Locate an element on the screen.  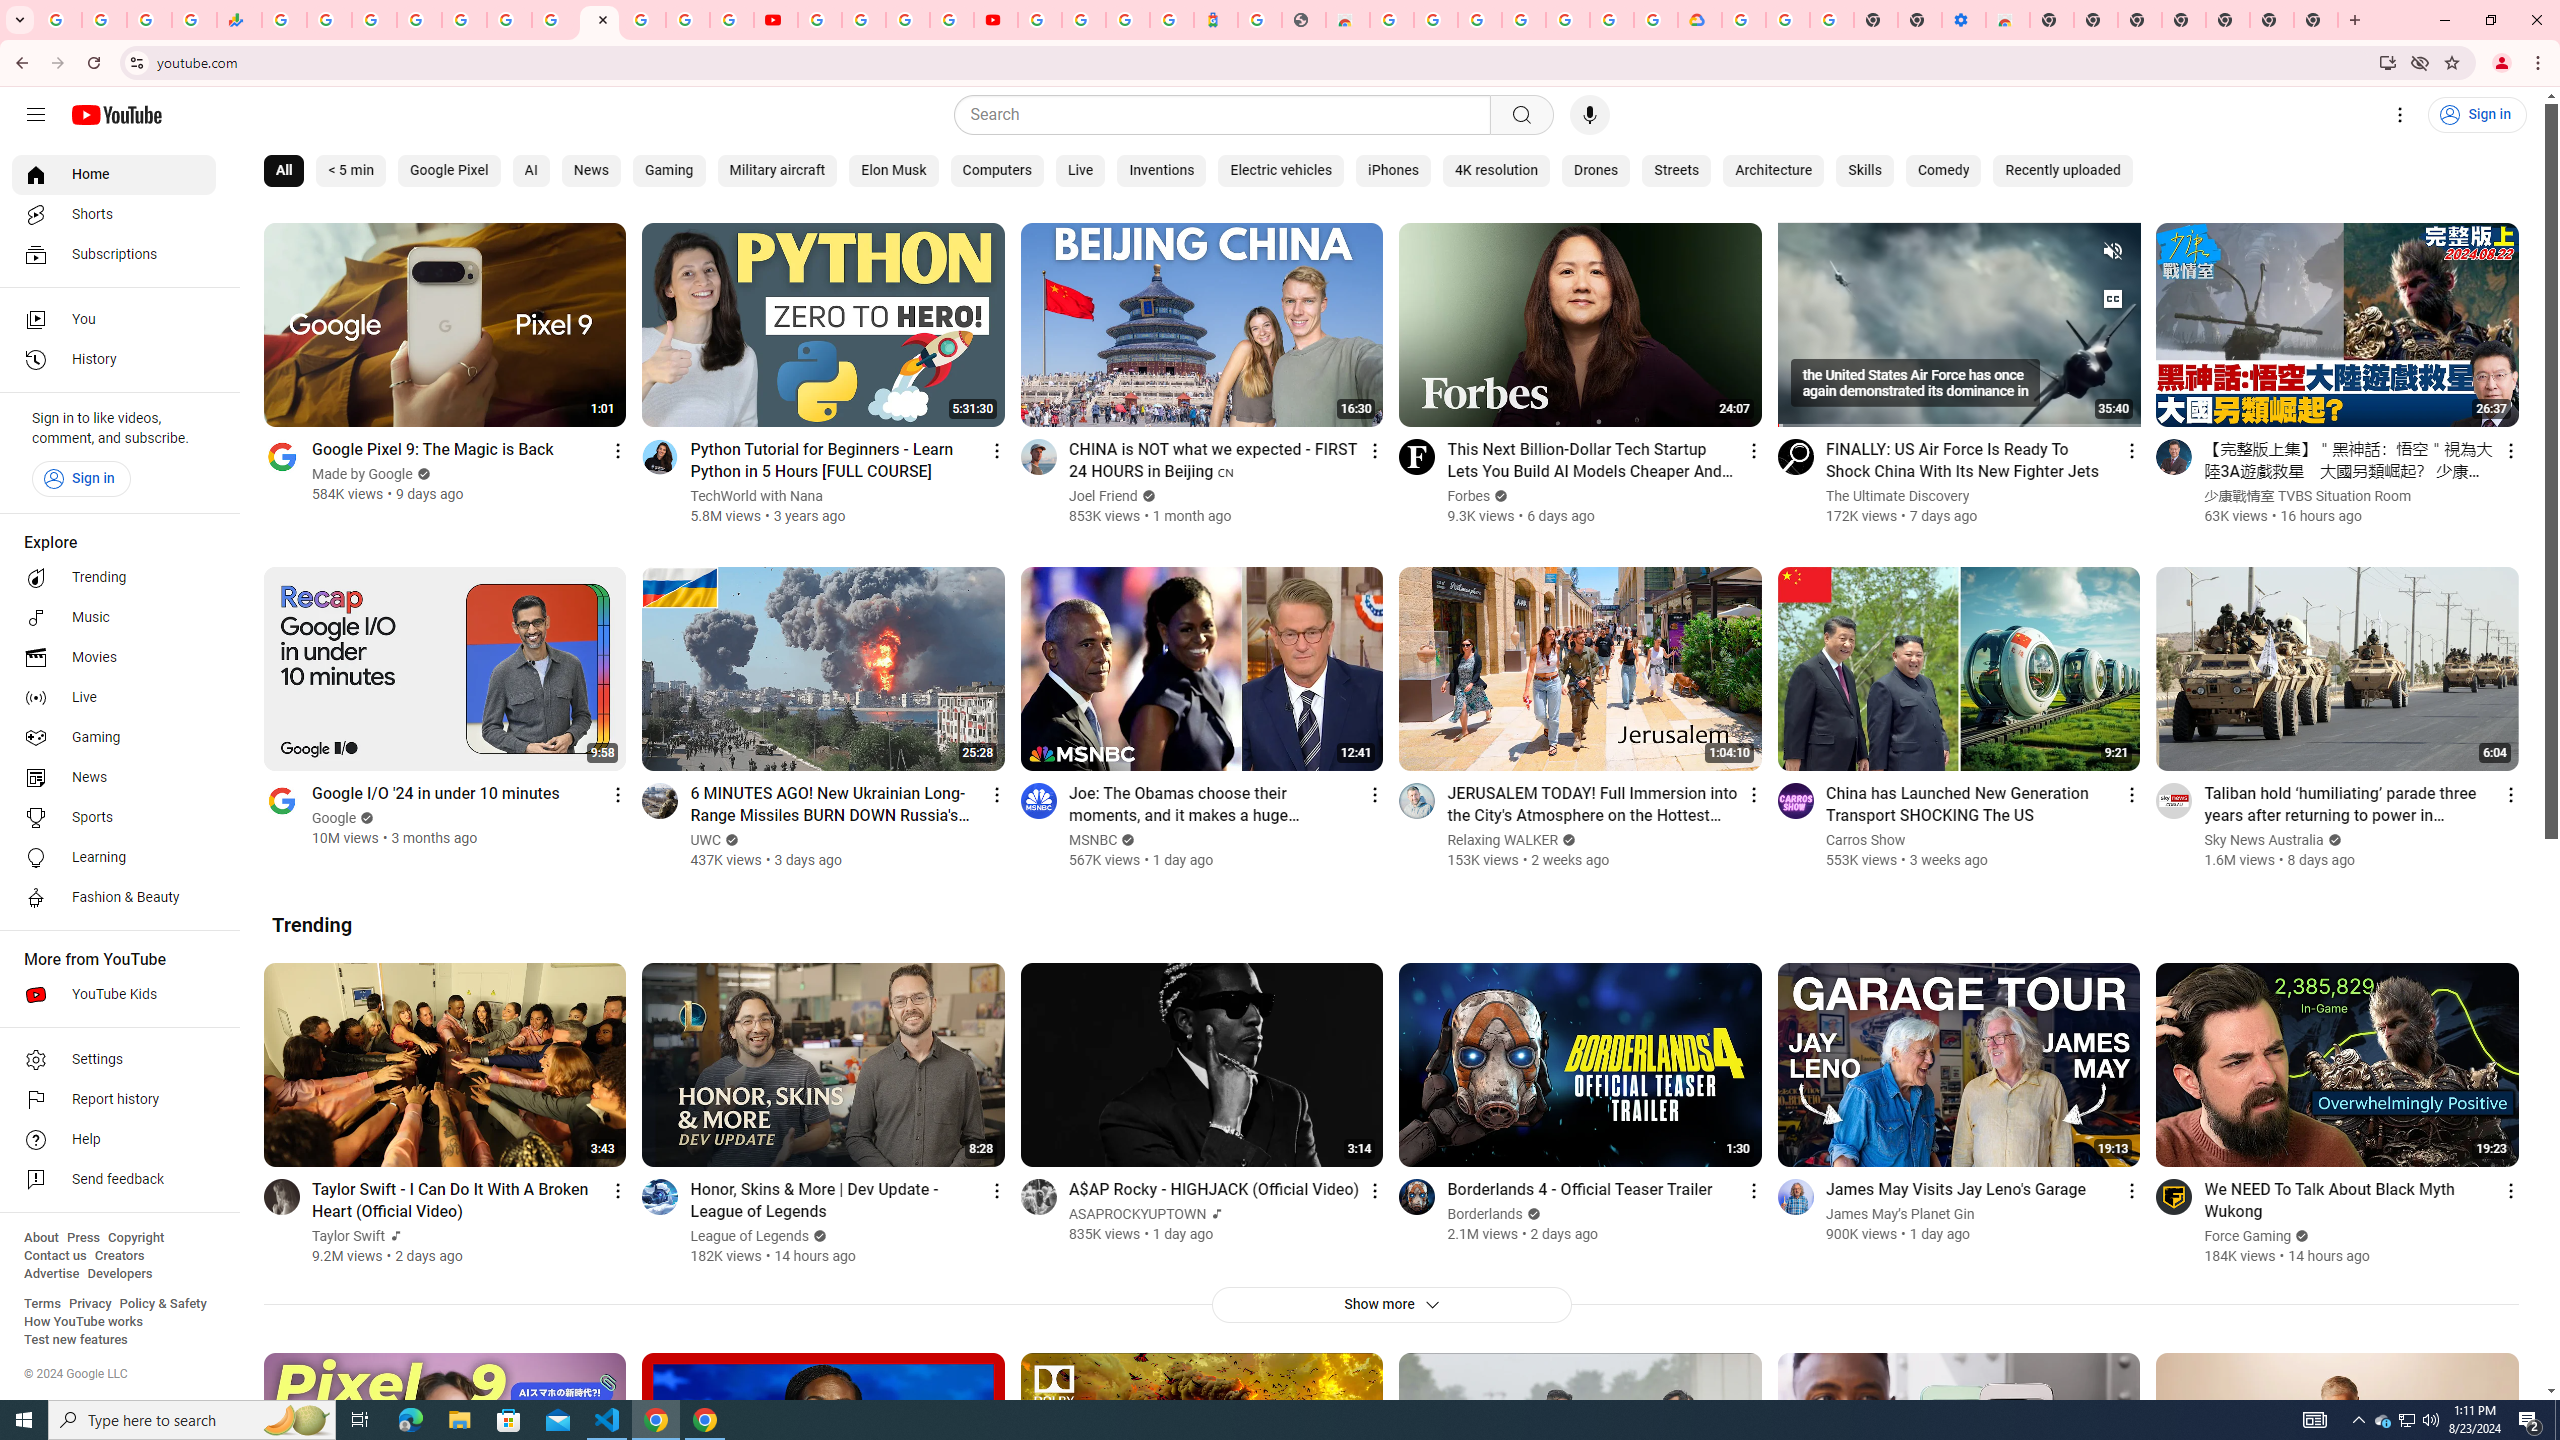
'Sports' is located at coordinates (113, 816).